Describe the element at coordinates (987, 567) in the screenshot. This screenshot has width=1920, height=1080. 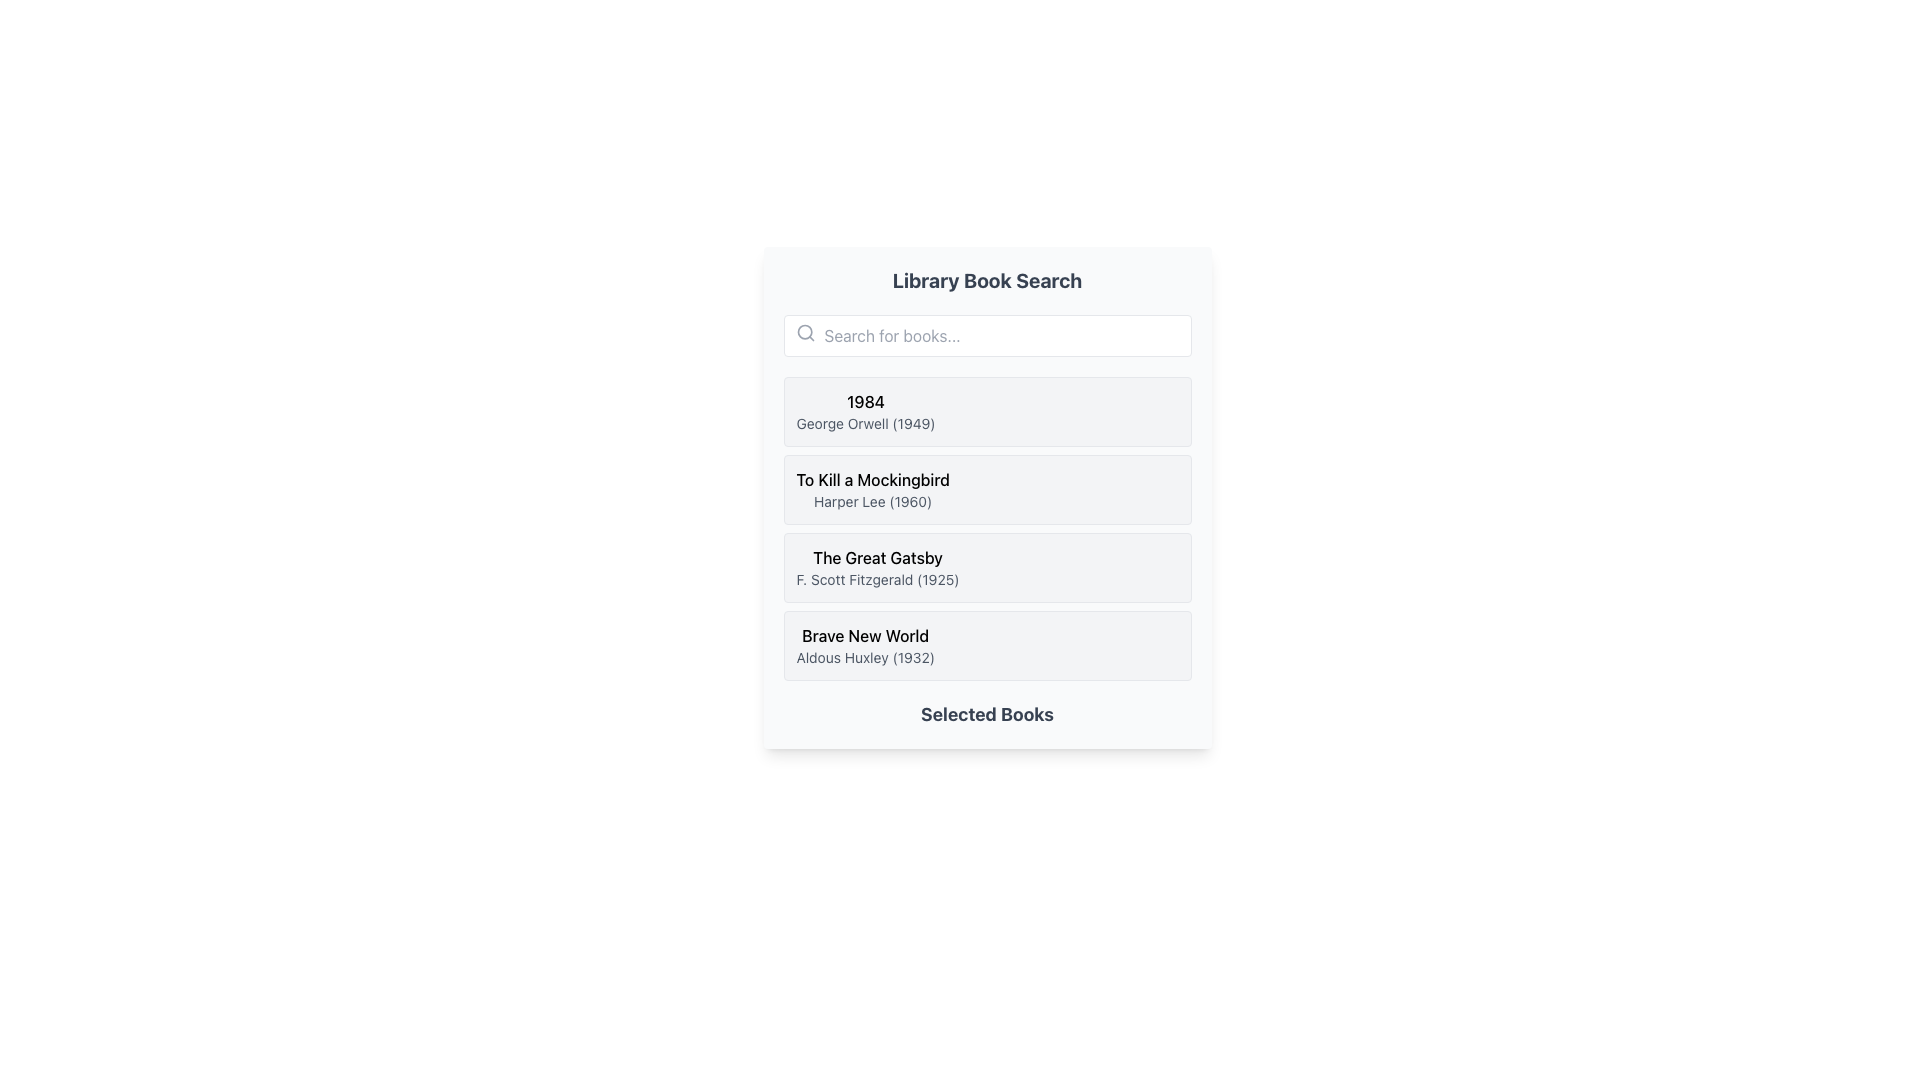
I see `the selectable button displaying 'The Great Gatsby'` at that location.